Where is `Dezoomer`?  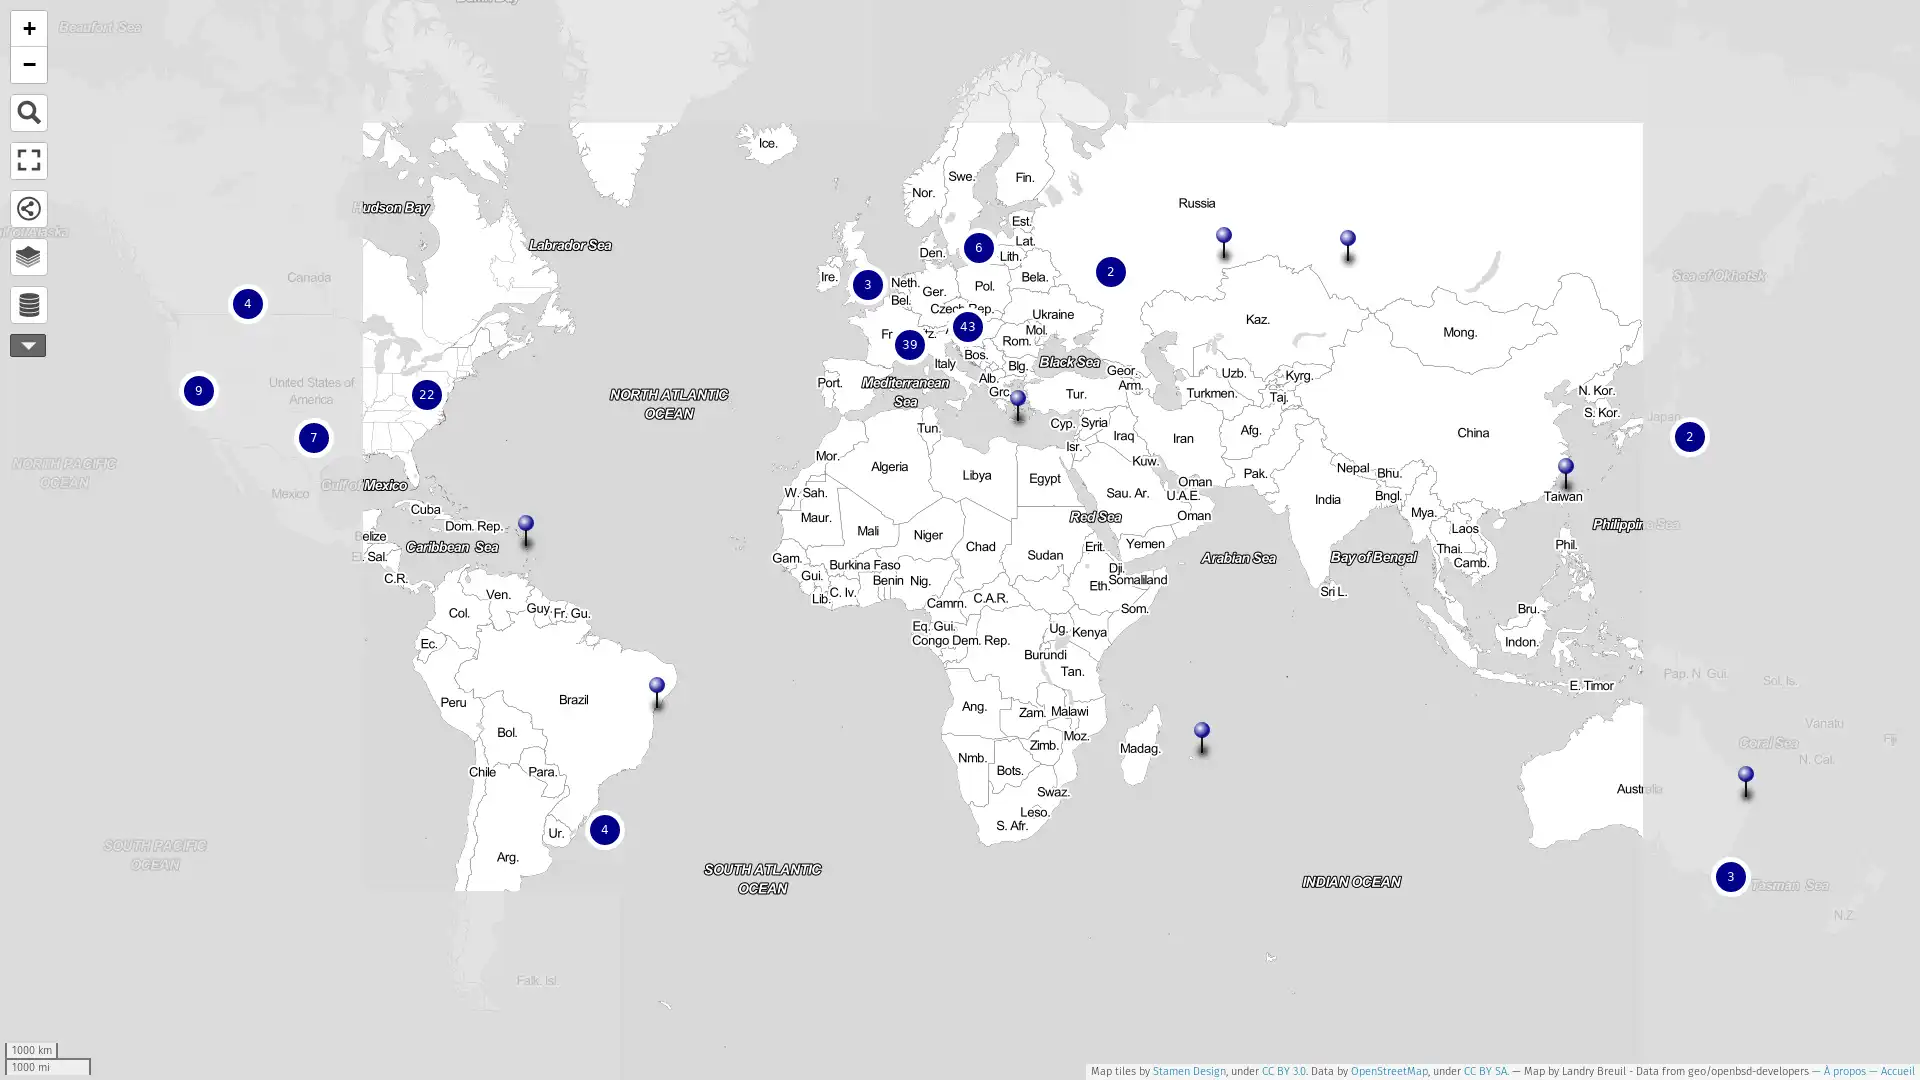 Dezoomer is located at coordinates (28, 64).